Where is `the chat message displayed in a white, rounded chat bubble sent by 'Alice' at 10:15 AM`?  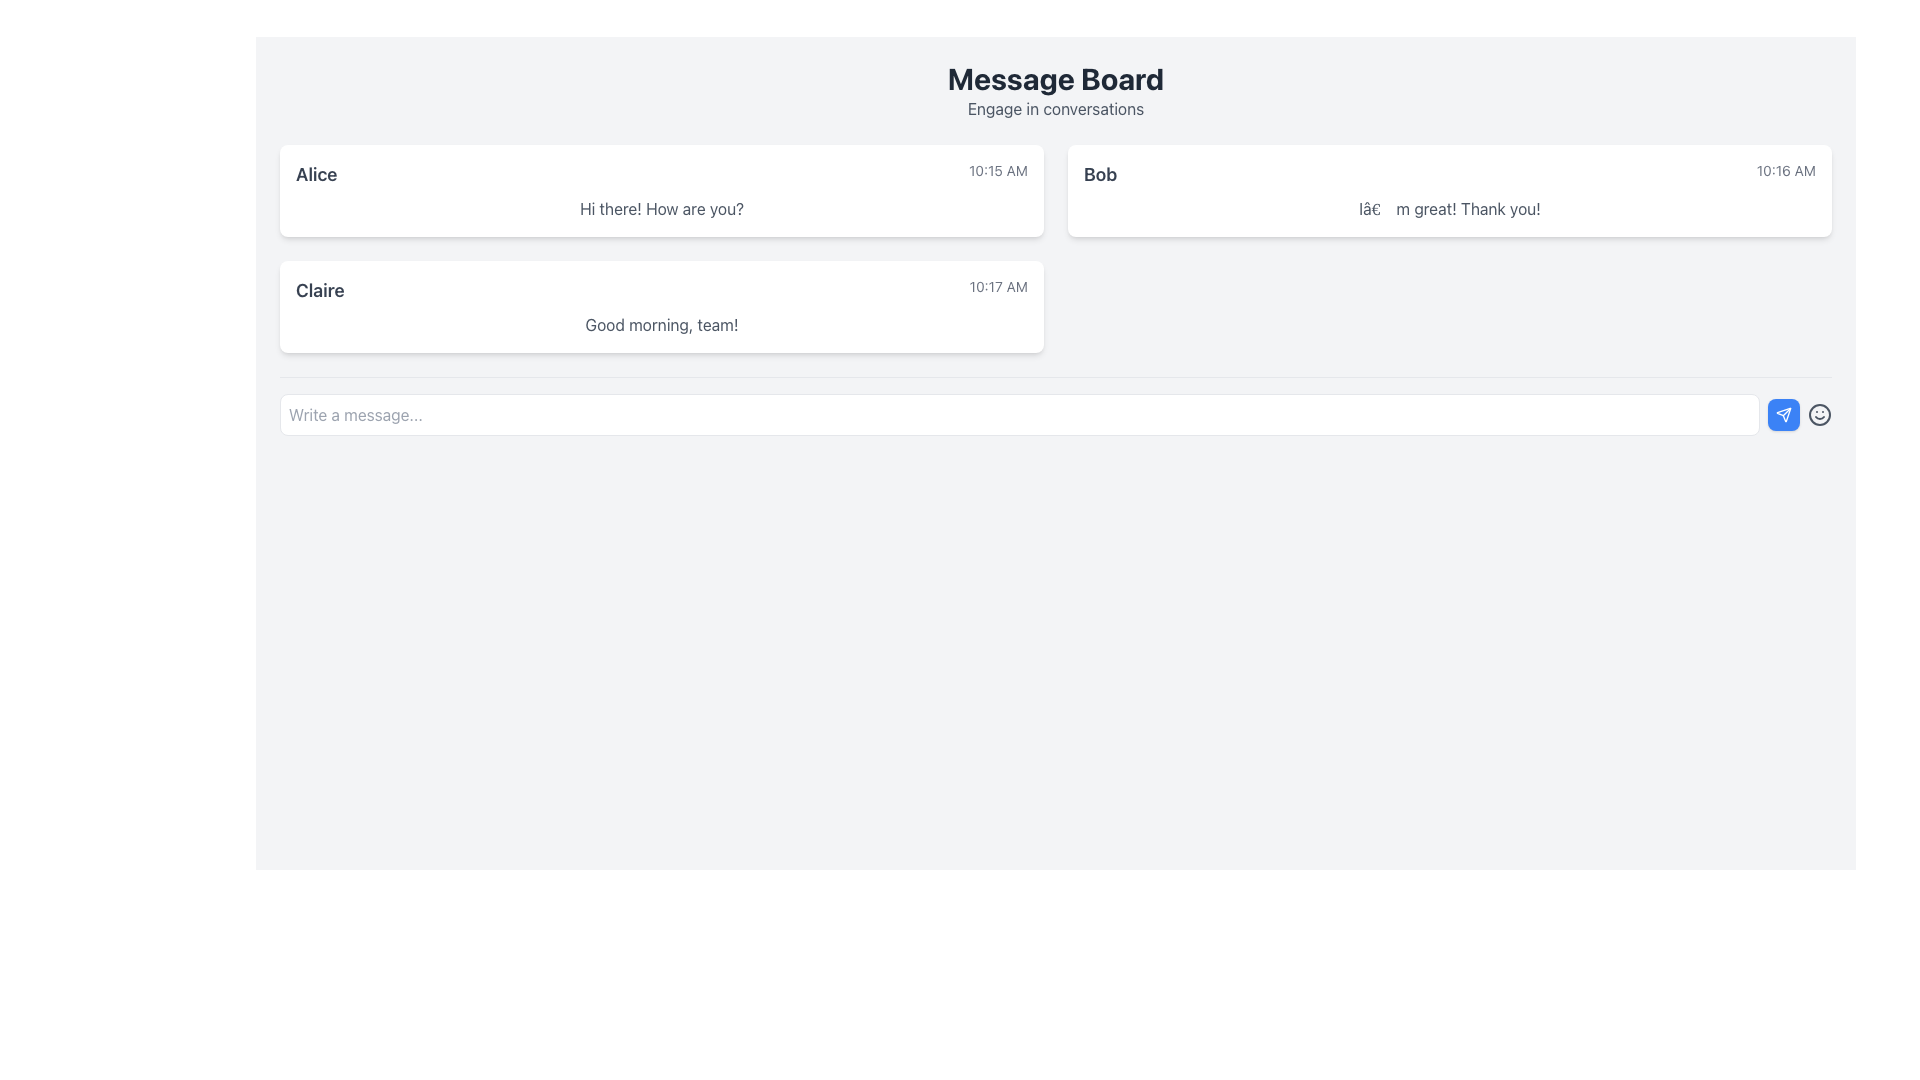
the chat message displayed in a white, rounded chat bubble sent by 'Alice' at 10:15 AM is located at coordinates (662, 208).